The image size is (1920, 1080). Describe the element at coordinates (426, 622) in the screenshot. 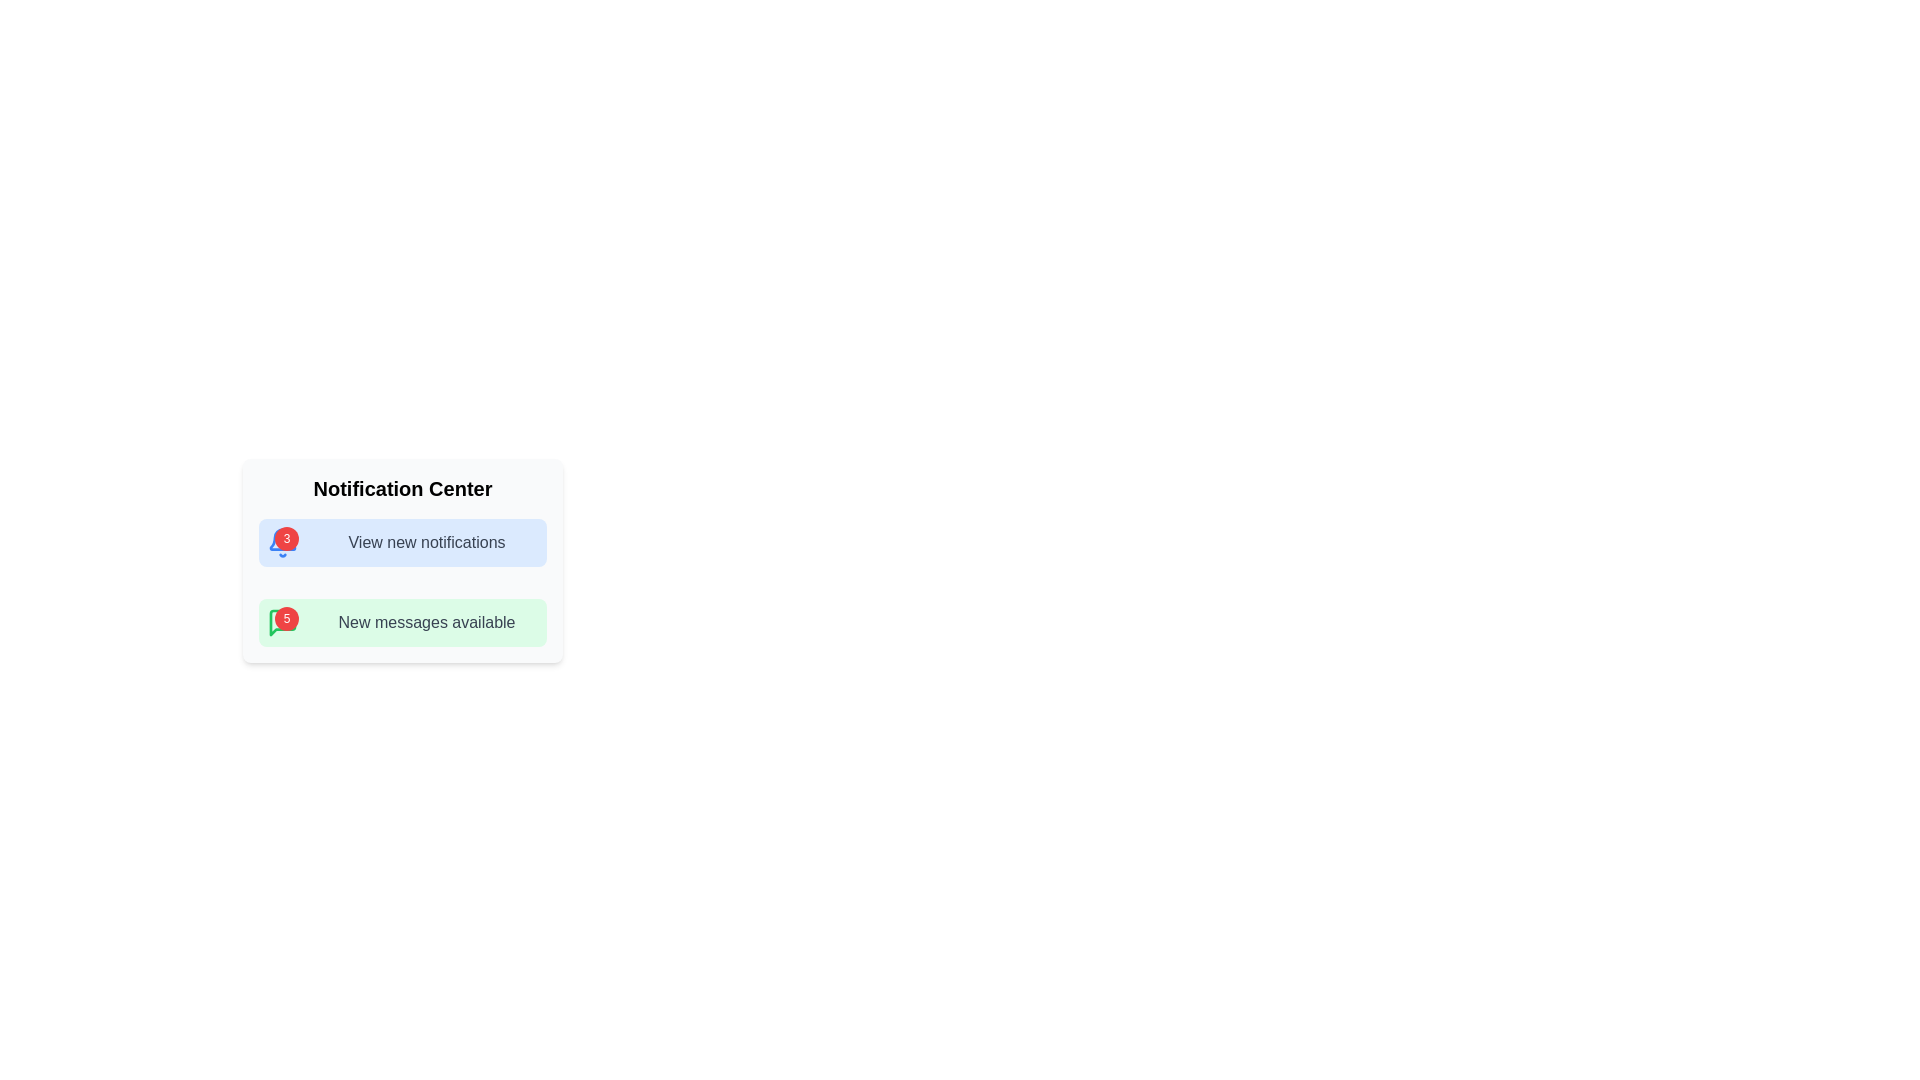

I see `text from the Text Label located in the Notification Center, below the View new notifications block, which announces the availability of new messages` at that location.